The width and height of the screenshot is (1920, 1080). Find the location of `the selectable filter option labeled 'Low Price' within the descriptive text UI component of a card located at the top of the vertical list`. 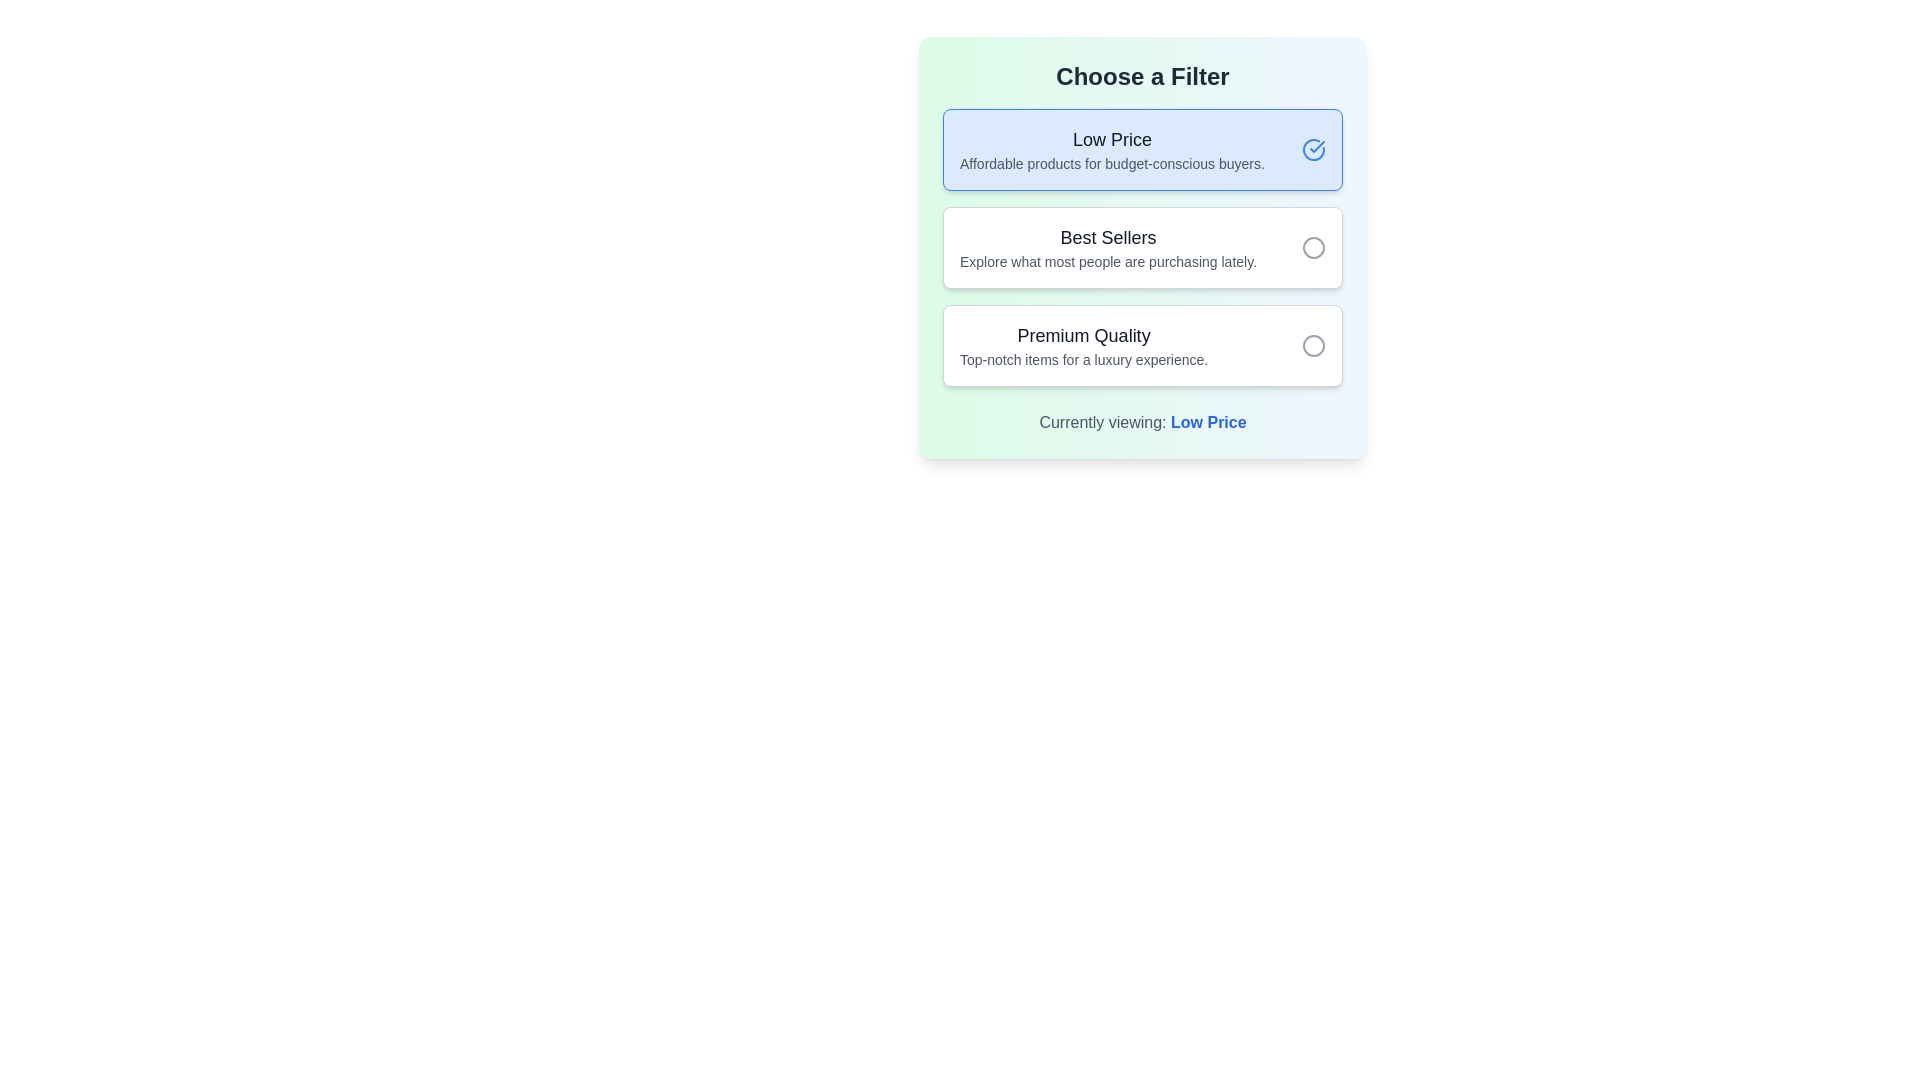

the selectable filter option labeled 'Low Price' within the descriptive text UI component of a card located at the top of the vertical list is located at coordinates (1111, 149).